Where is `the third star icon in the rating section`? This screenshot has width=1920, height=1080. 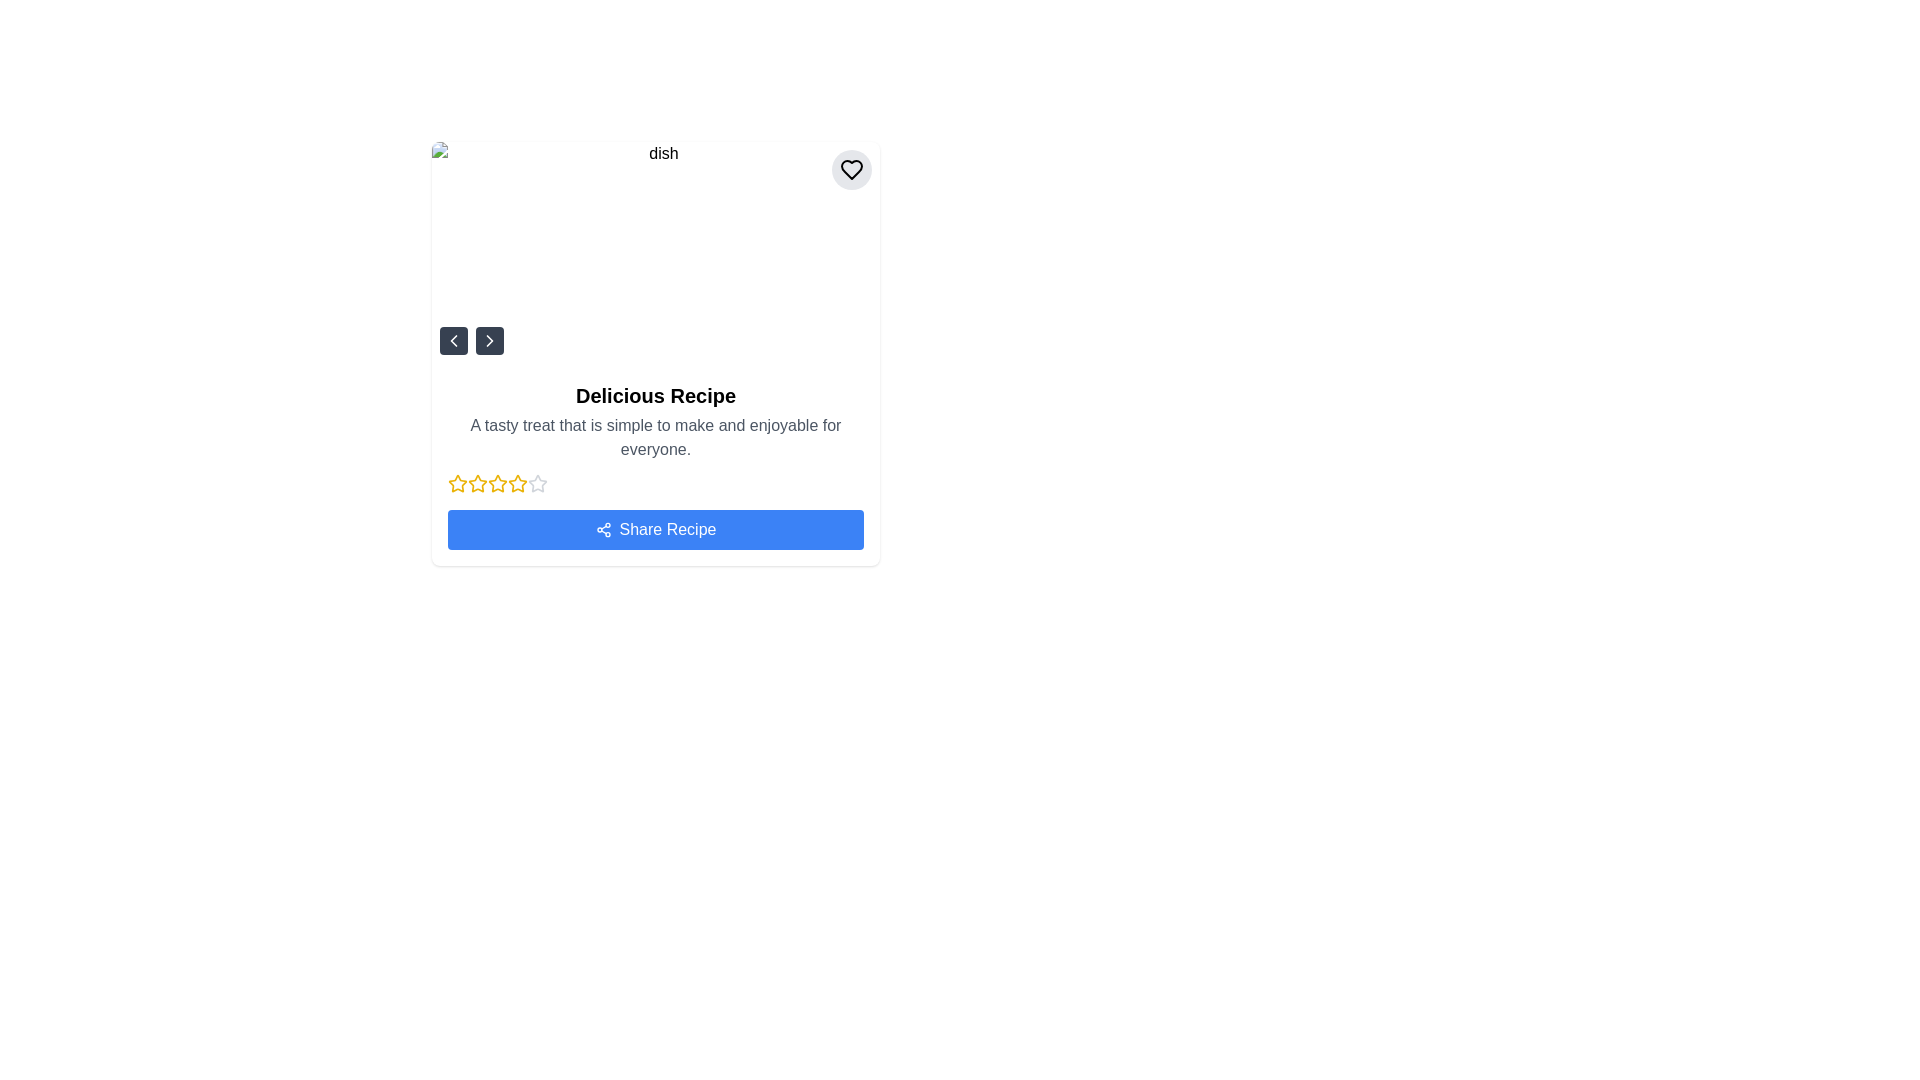
the third star icon in the rating section is located at coordinates (498, 483).